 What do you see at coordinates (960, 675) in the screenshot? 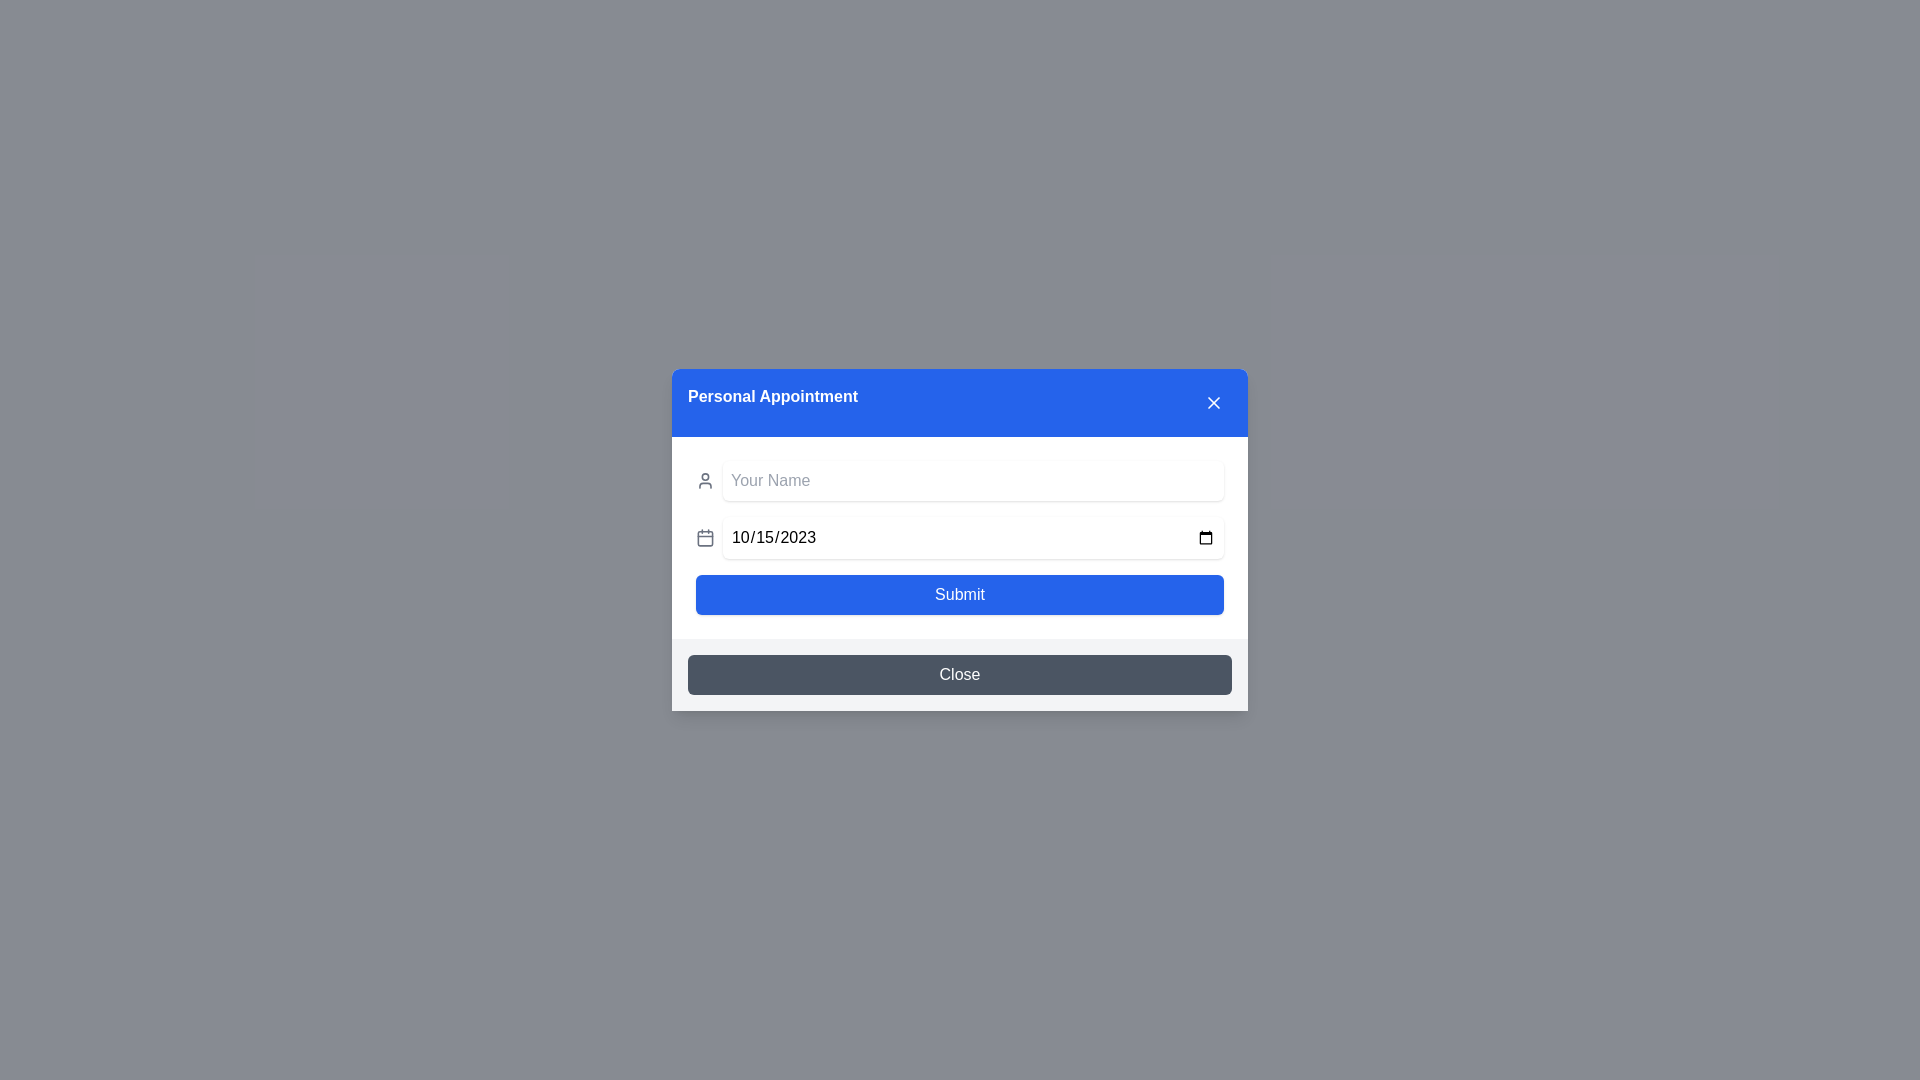
I see `the 'Close' button, which is a rectangular button with a dark gray background and white text, located at the bottom of a modal dialog box` at bounding box center [960, 675].